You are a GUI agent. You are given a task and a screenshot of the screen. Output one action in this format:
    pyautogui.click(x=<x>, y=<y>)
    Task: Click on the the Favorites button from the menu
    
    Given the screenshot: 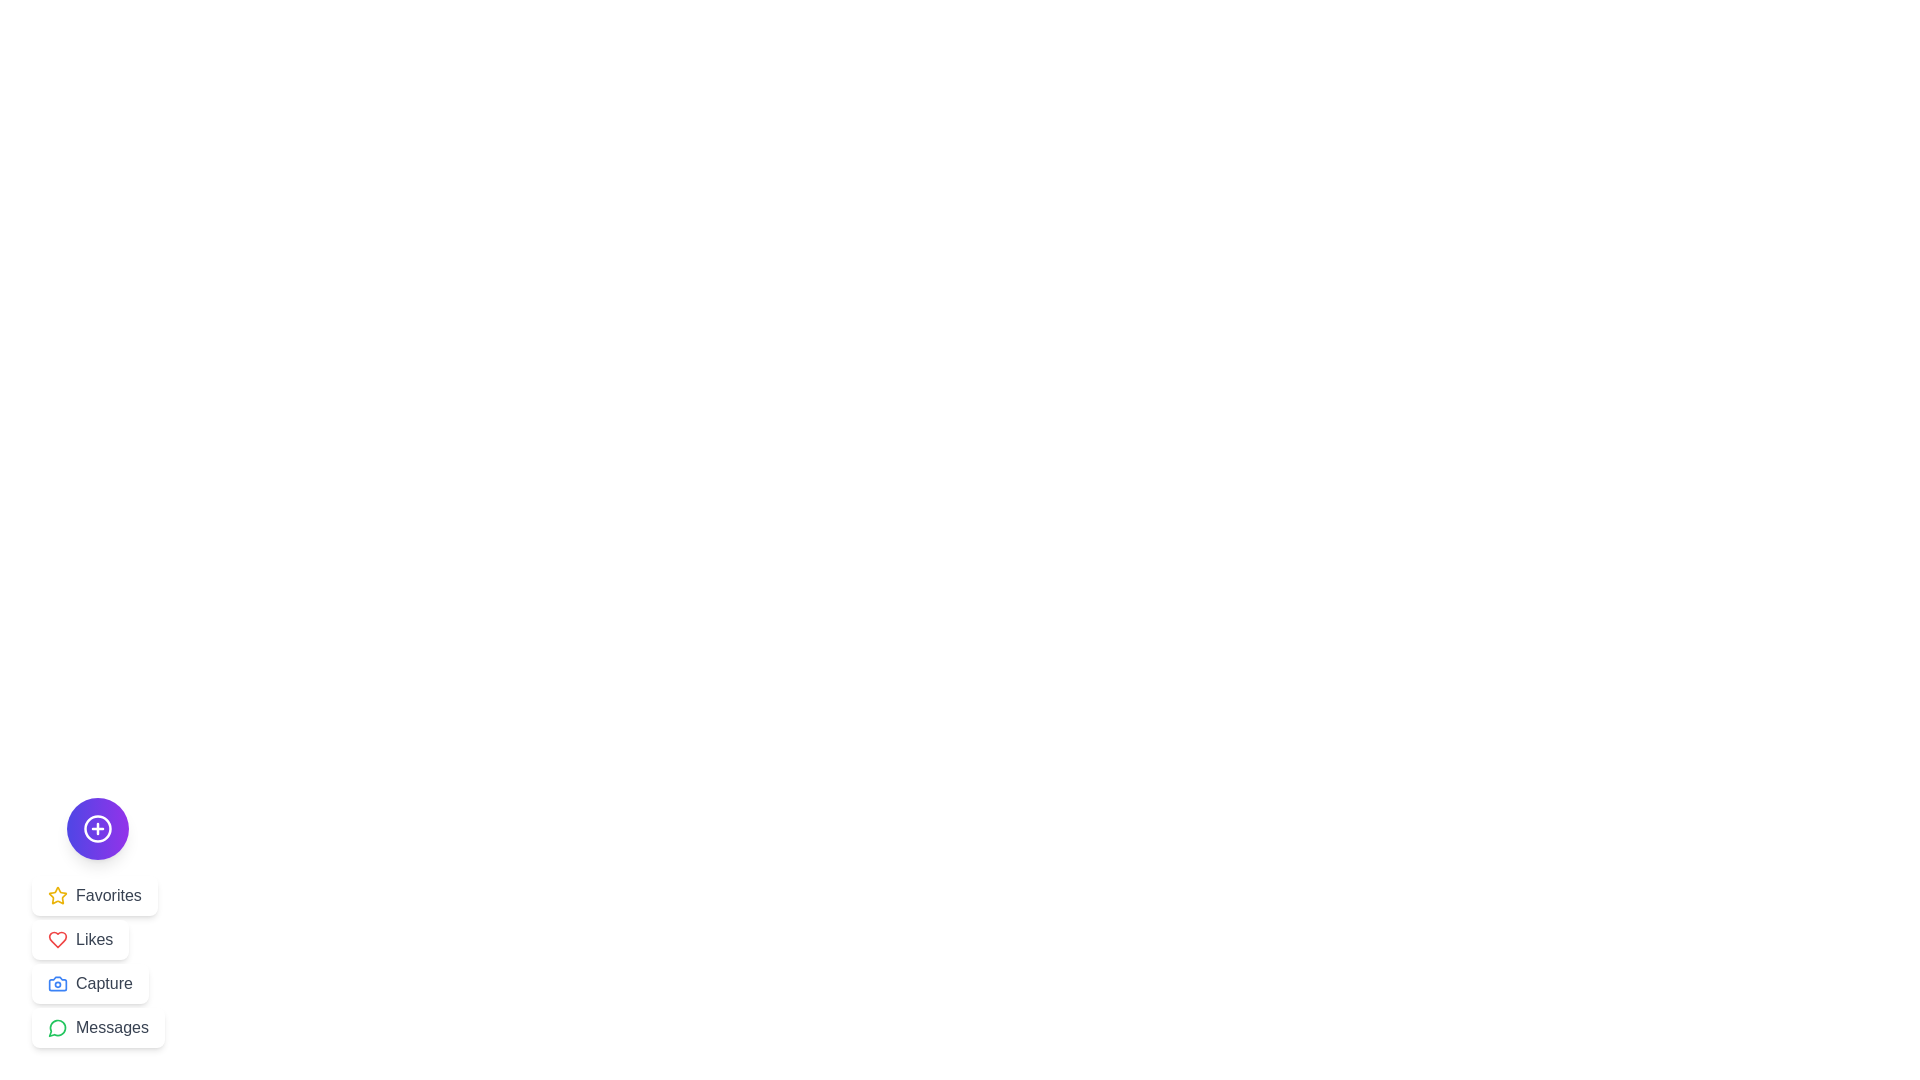 What is the action you would take?
    pyautogui.click(x=93, y=894)
    